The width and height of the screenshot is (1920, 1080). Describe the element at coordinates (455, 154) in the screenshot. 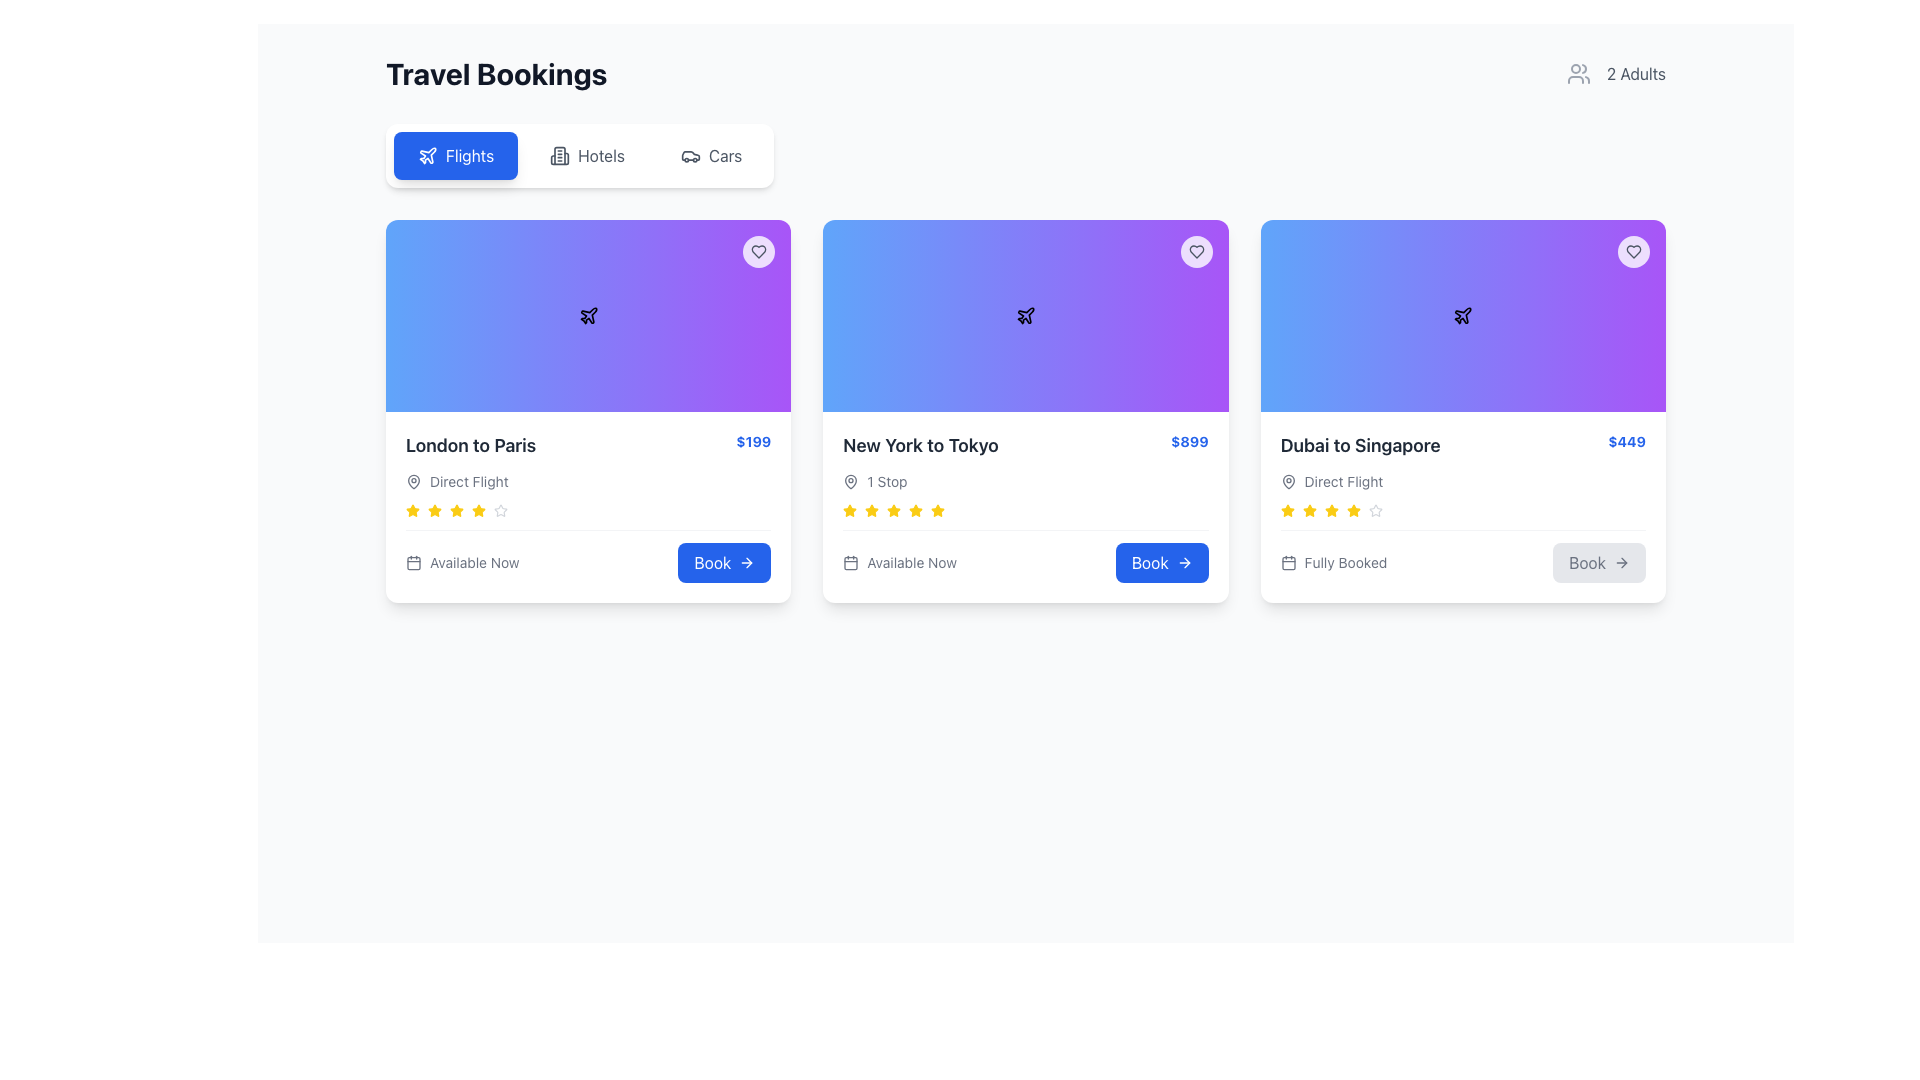

I see `the 'Flights' button located in the top-left horizontal row of options` at that location.